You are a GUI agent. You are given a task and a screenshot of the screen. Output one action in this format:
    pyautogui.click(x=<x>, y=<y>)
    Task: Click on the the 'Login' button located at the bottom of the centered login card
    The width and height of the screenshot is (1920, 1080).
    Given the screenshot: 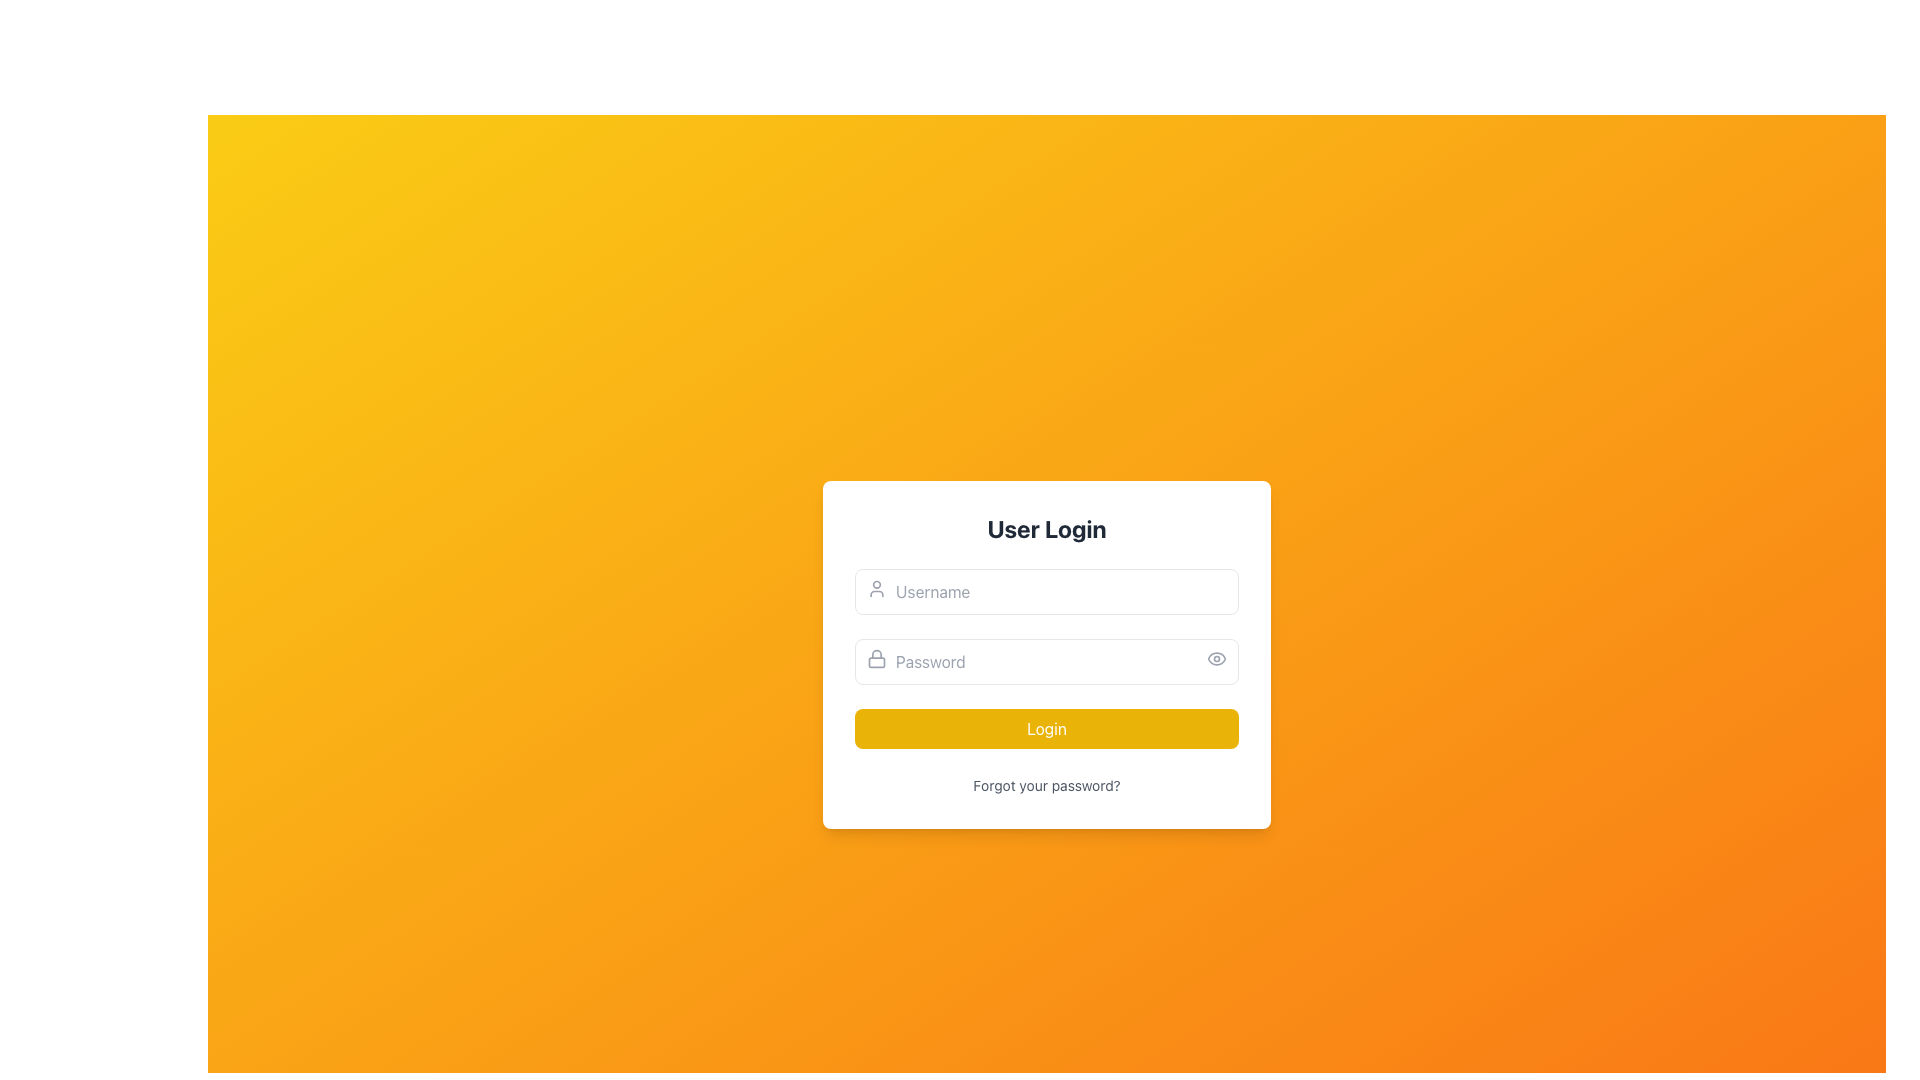 What is the action you would take?
    pyautogui.click(x=1045, y=729)
    